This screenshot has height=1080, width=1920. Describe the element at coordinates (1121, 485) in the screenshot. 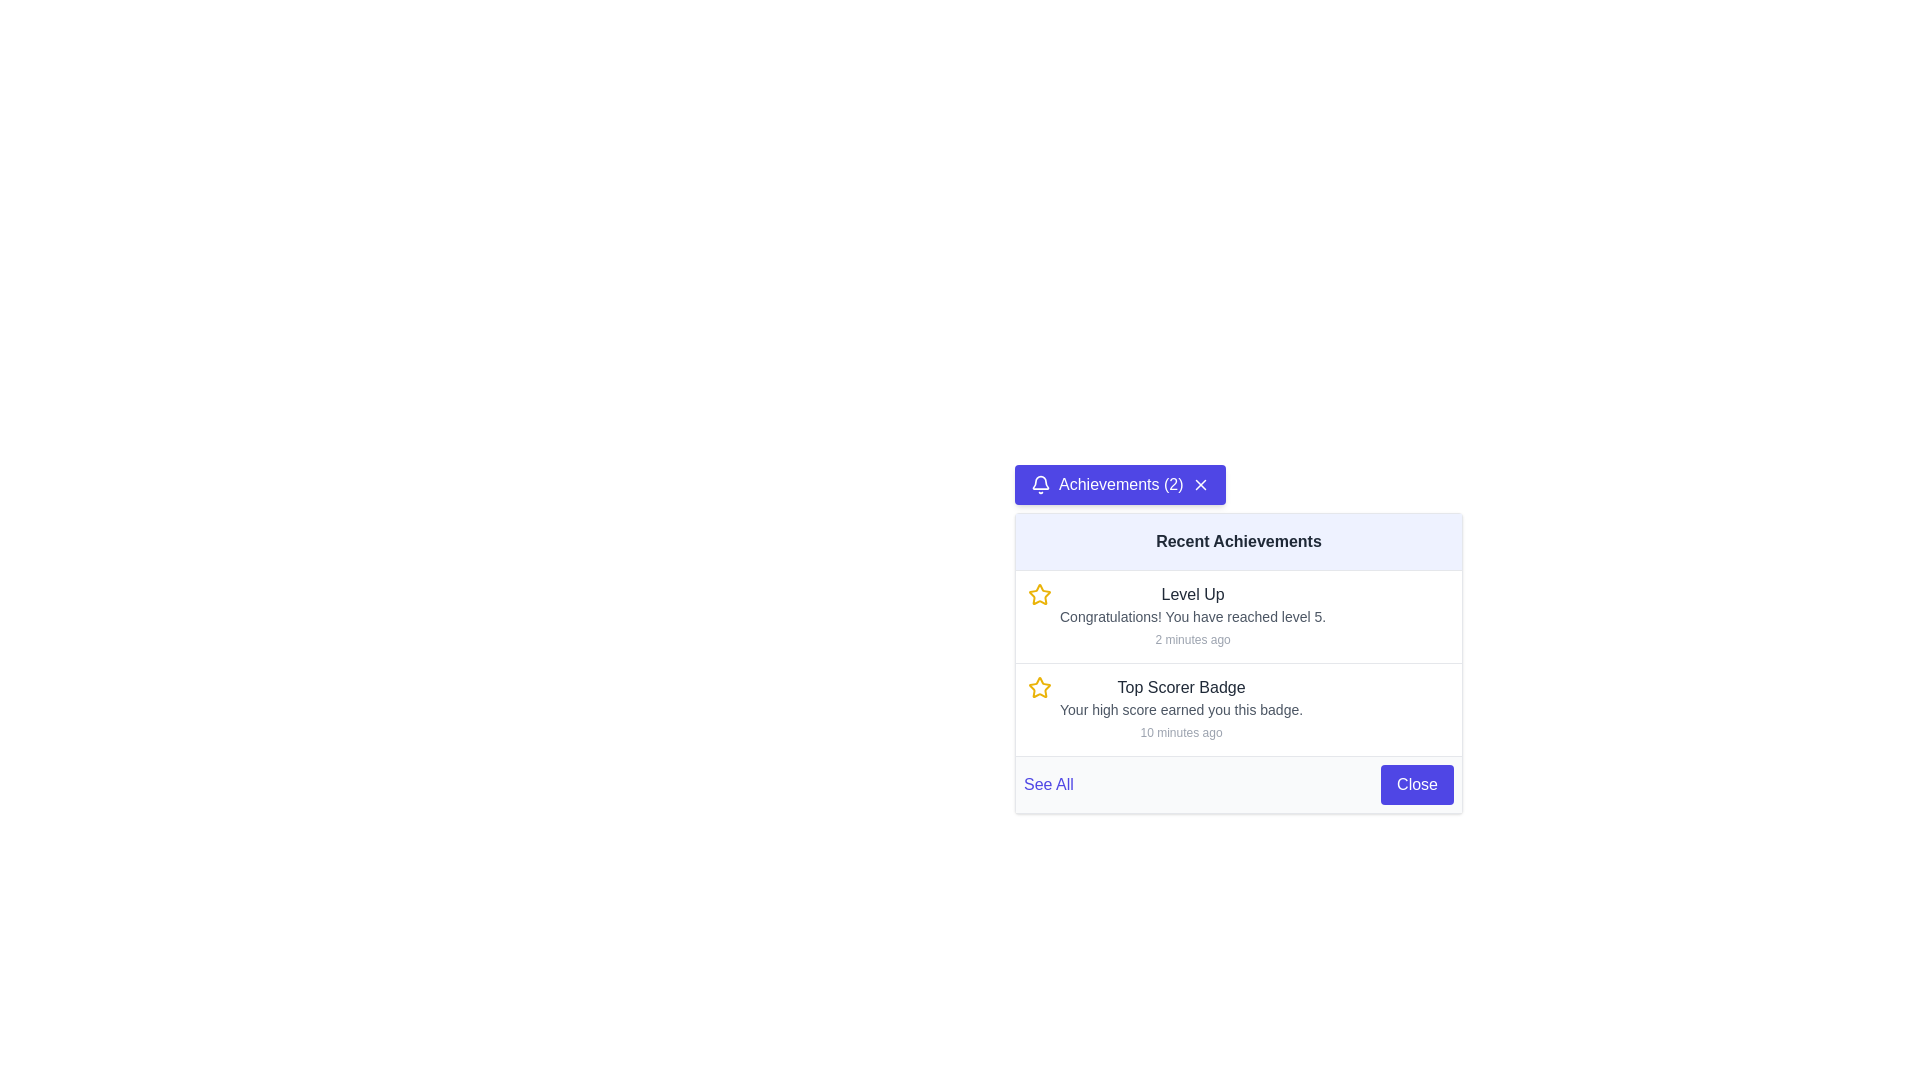

I see `the achievements label located centrally in the header bar of the modal window, positioned between the left bell icon and the right close button` at that location.